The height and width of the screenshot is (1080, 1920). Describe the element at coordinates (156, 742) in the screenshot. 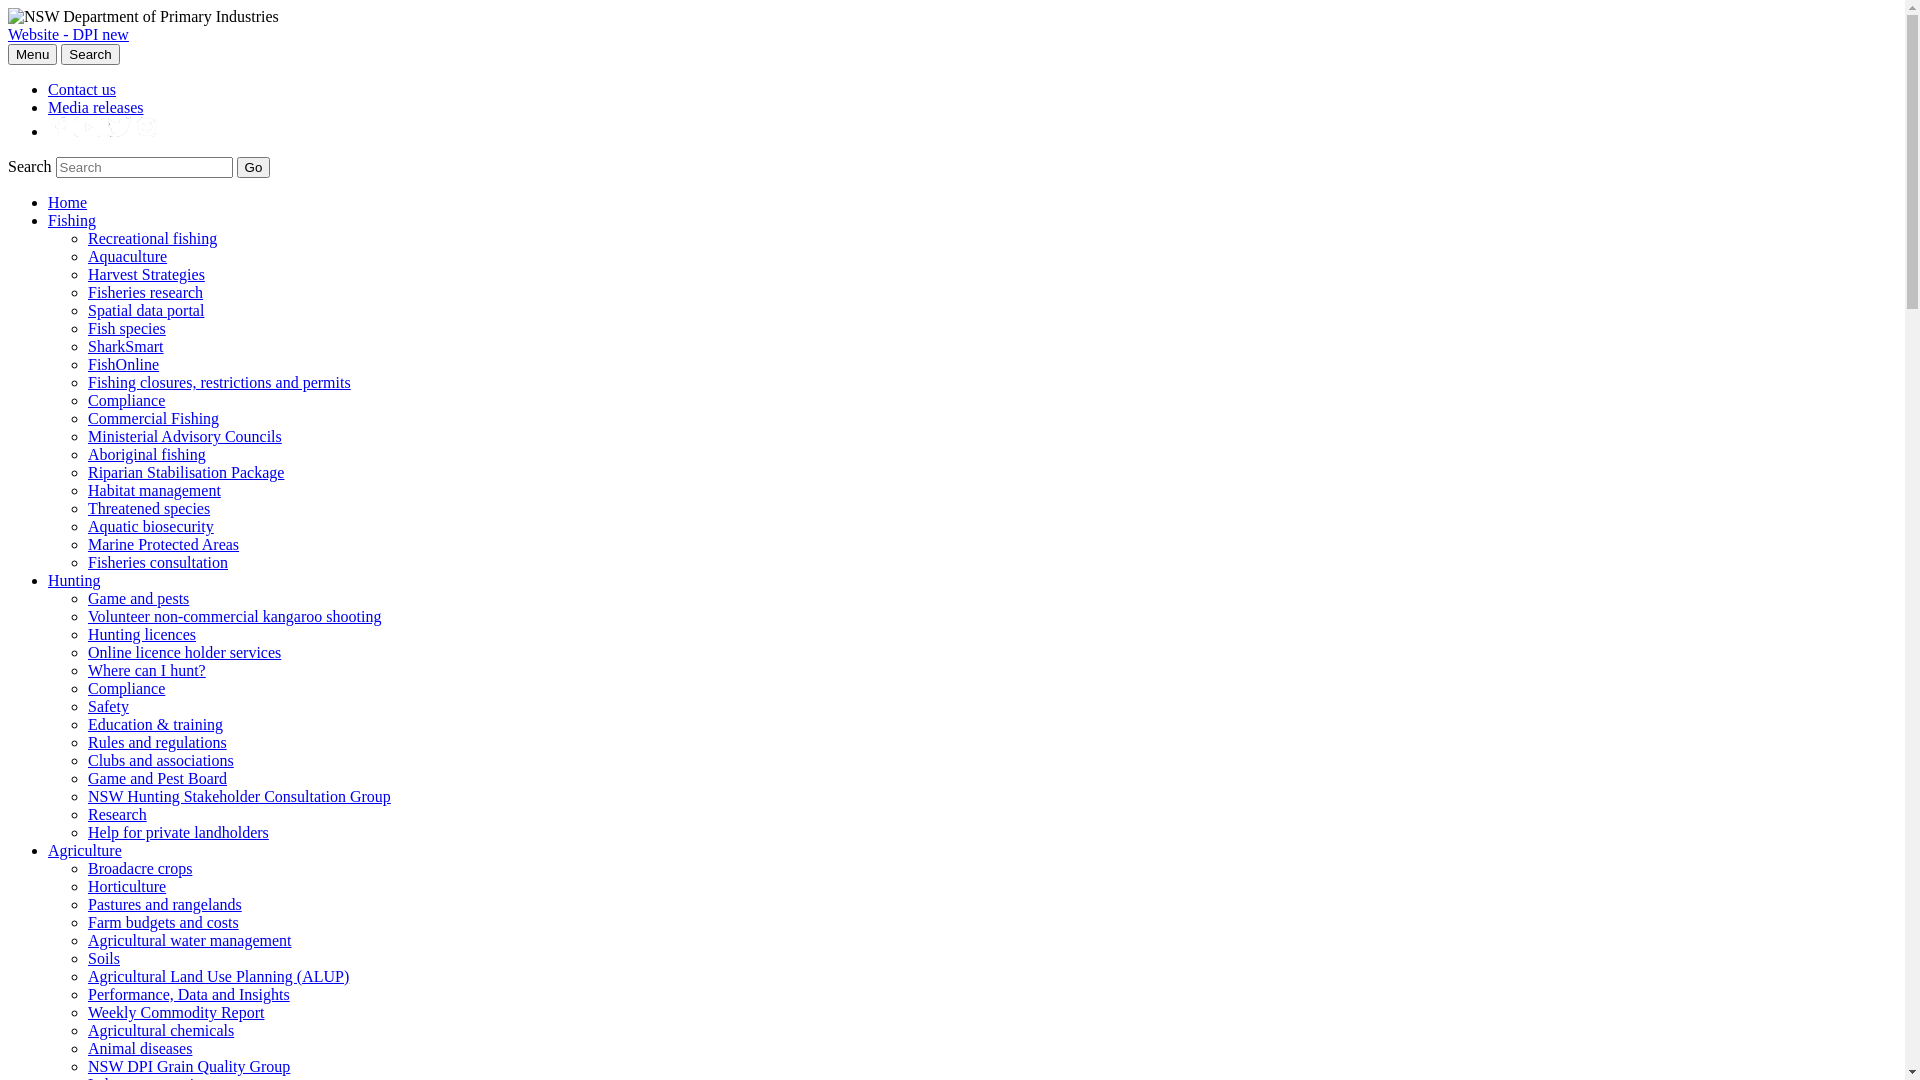

I see `'Rules and regulations'` at that location.